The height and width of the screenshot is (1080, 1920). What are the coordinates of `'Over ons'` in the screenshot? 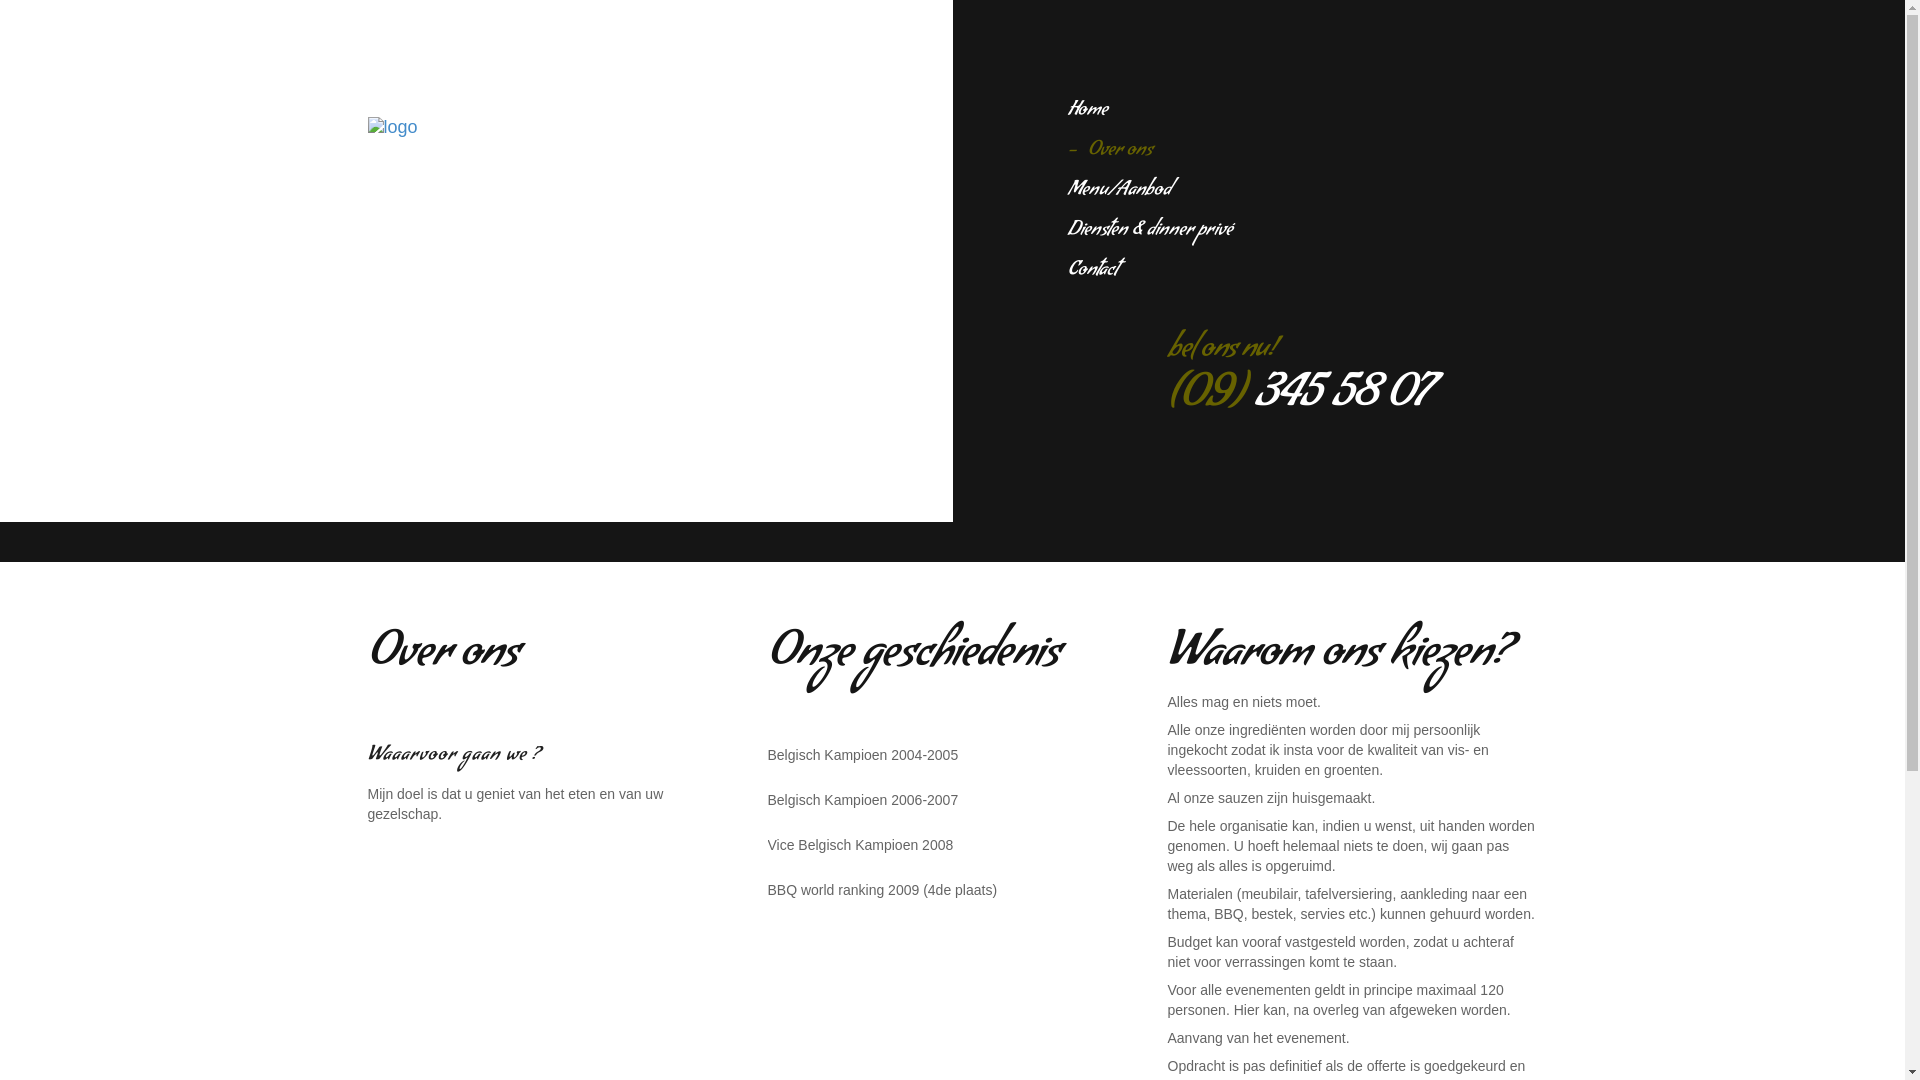 It's located at (1067, 150).